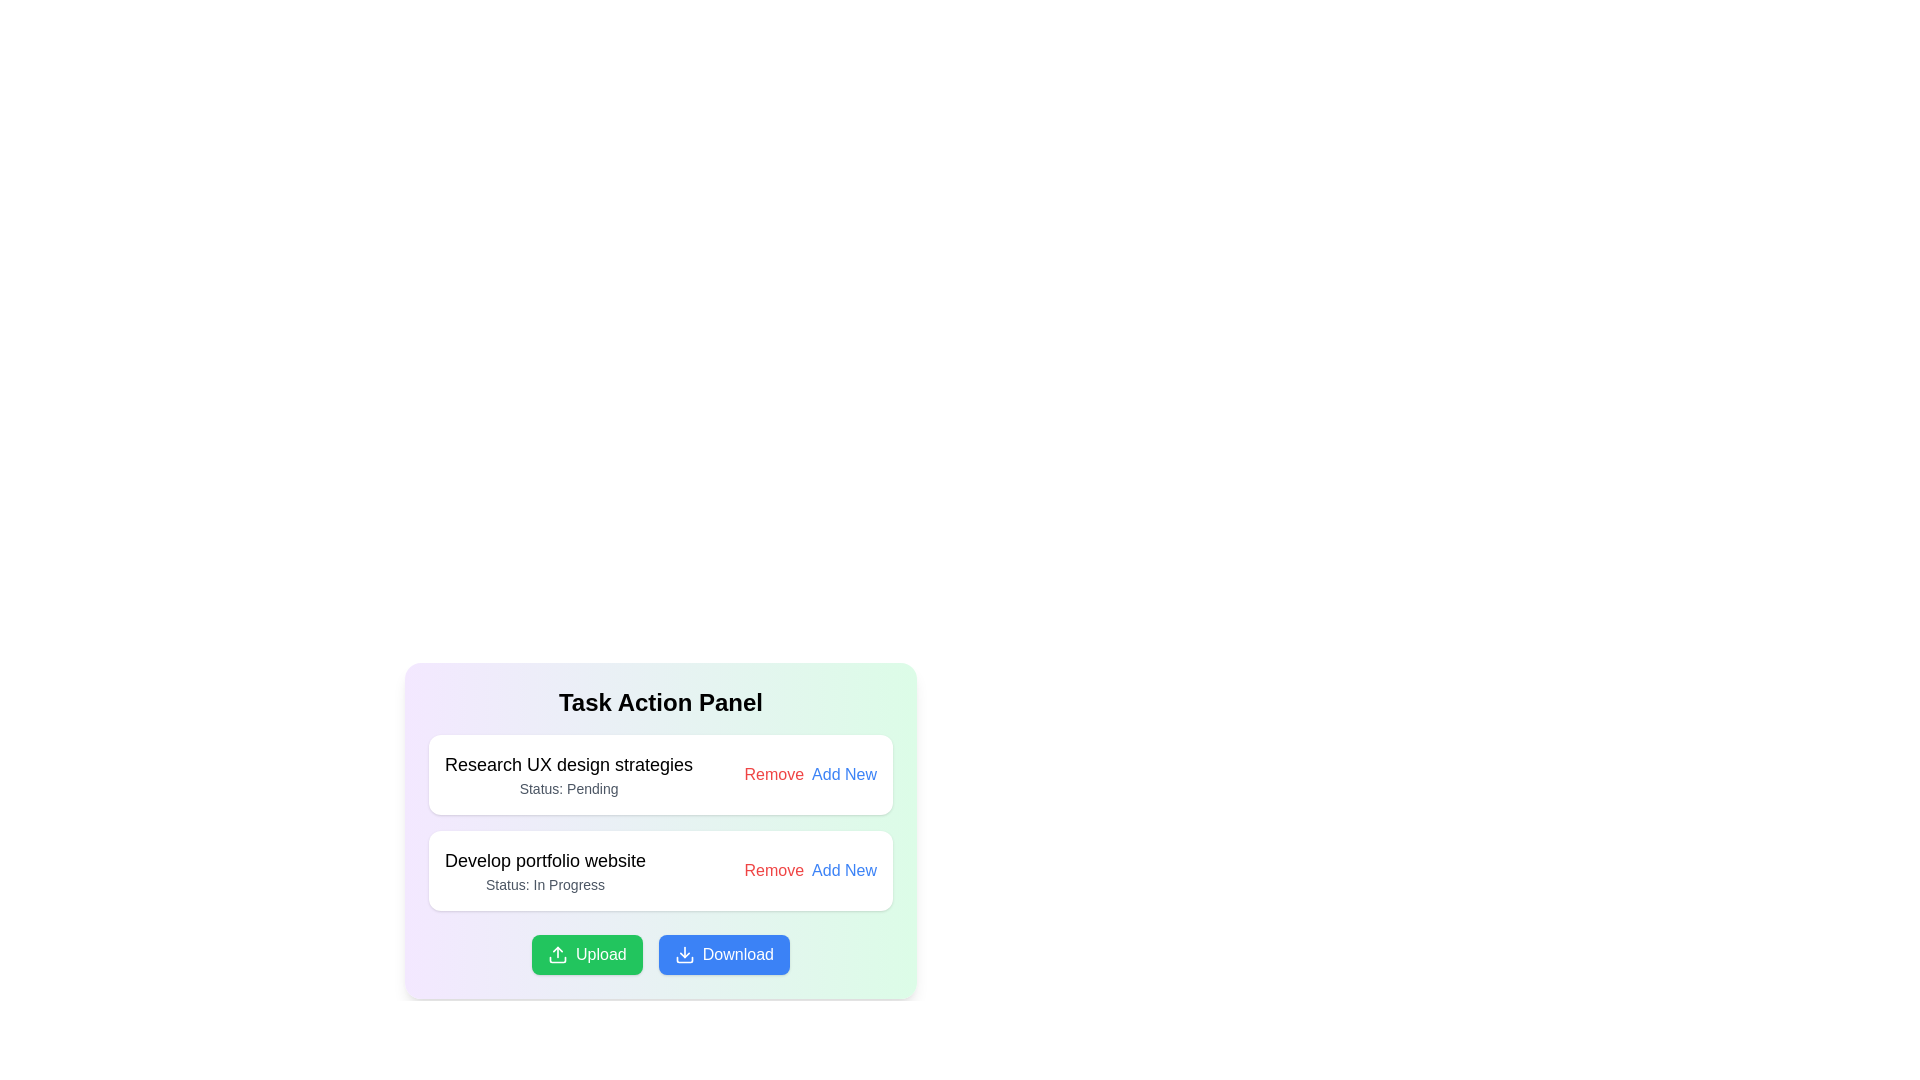 This screenshot has height=1080, width=1920. Describe the element at coordinates (844, 870) in the screenshot. I see `the 'Add New Item' link located to the right of the 'Remove' link in the Task Action Panel for the task 'Develop portfolio website'` at that location.